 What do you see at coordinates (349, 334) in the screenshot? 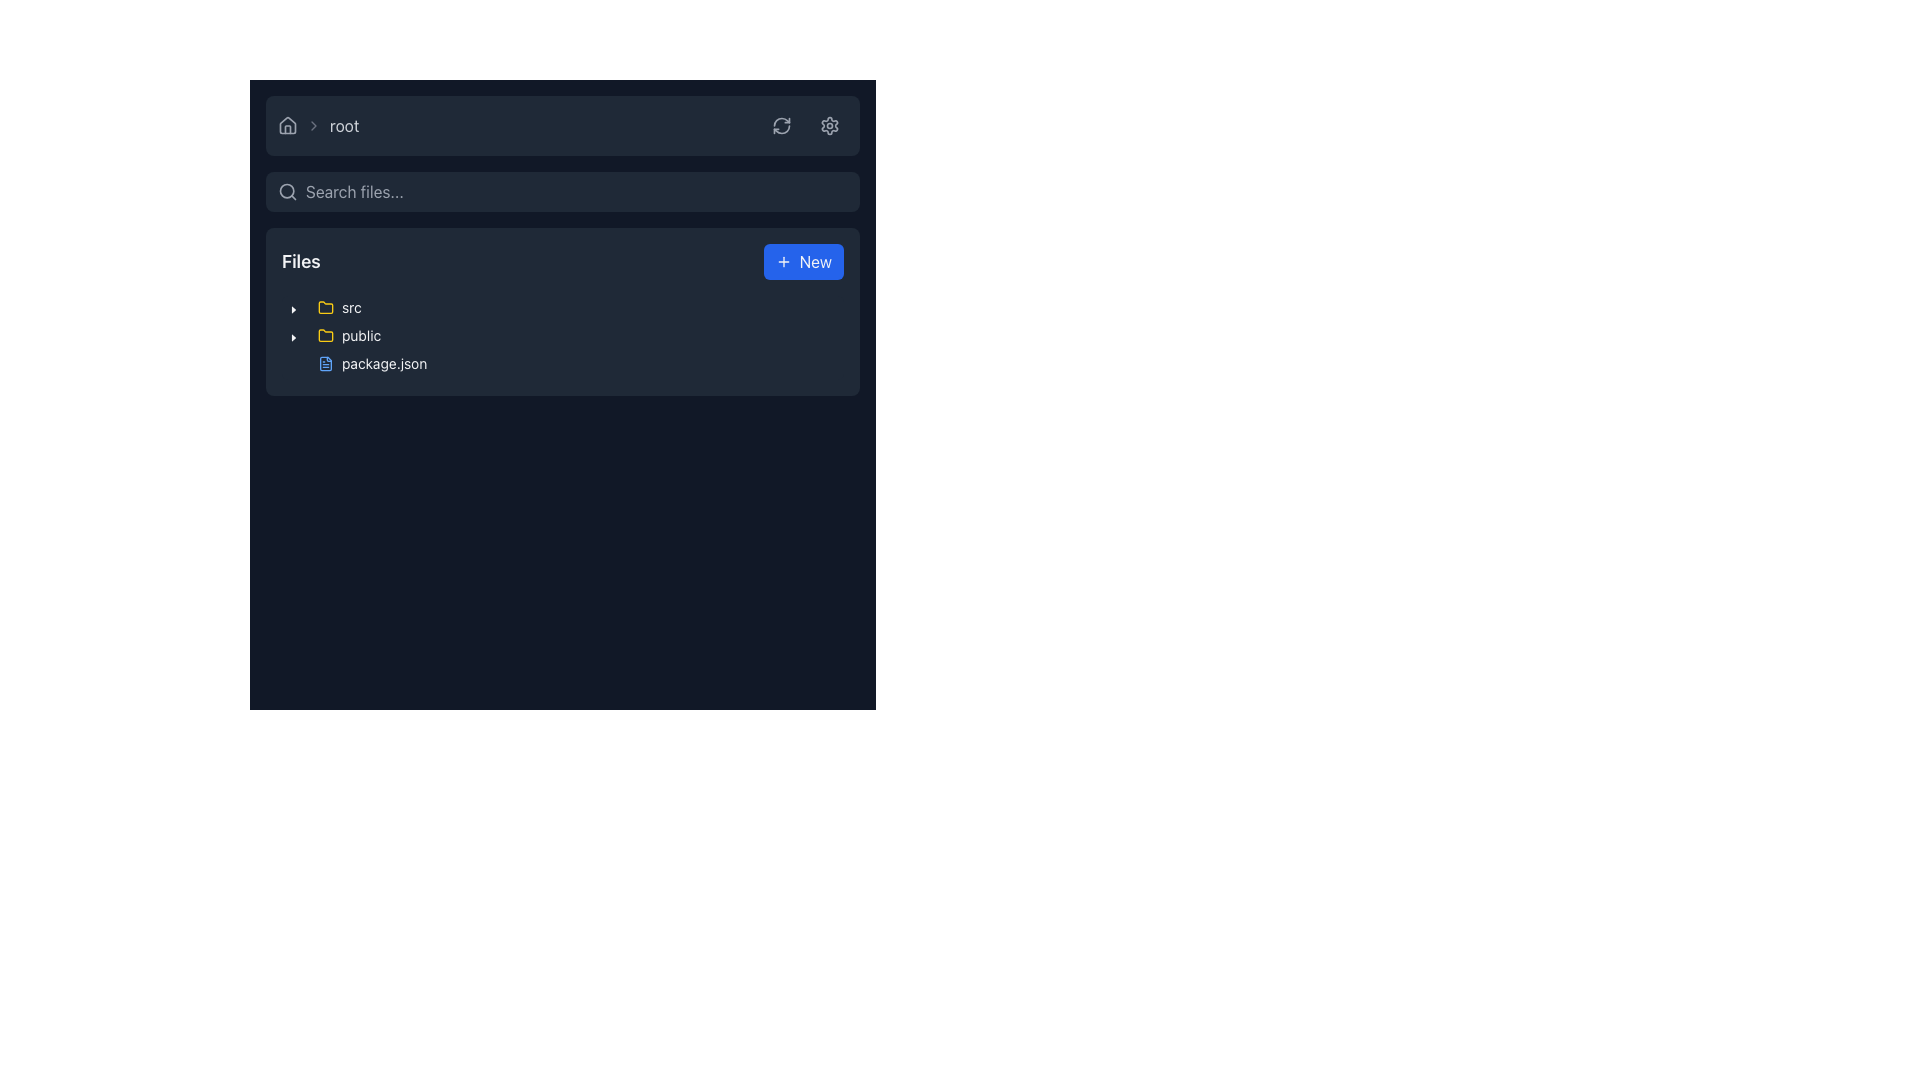
I see `the 'public' folder label in the file directory` at bounding box center [349, 334].